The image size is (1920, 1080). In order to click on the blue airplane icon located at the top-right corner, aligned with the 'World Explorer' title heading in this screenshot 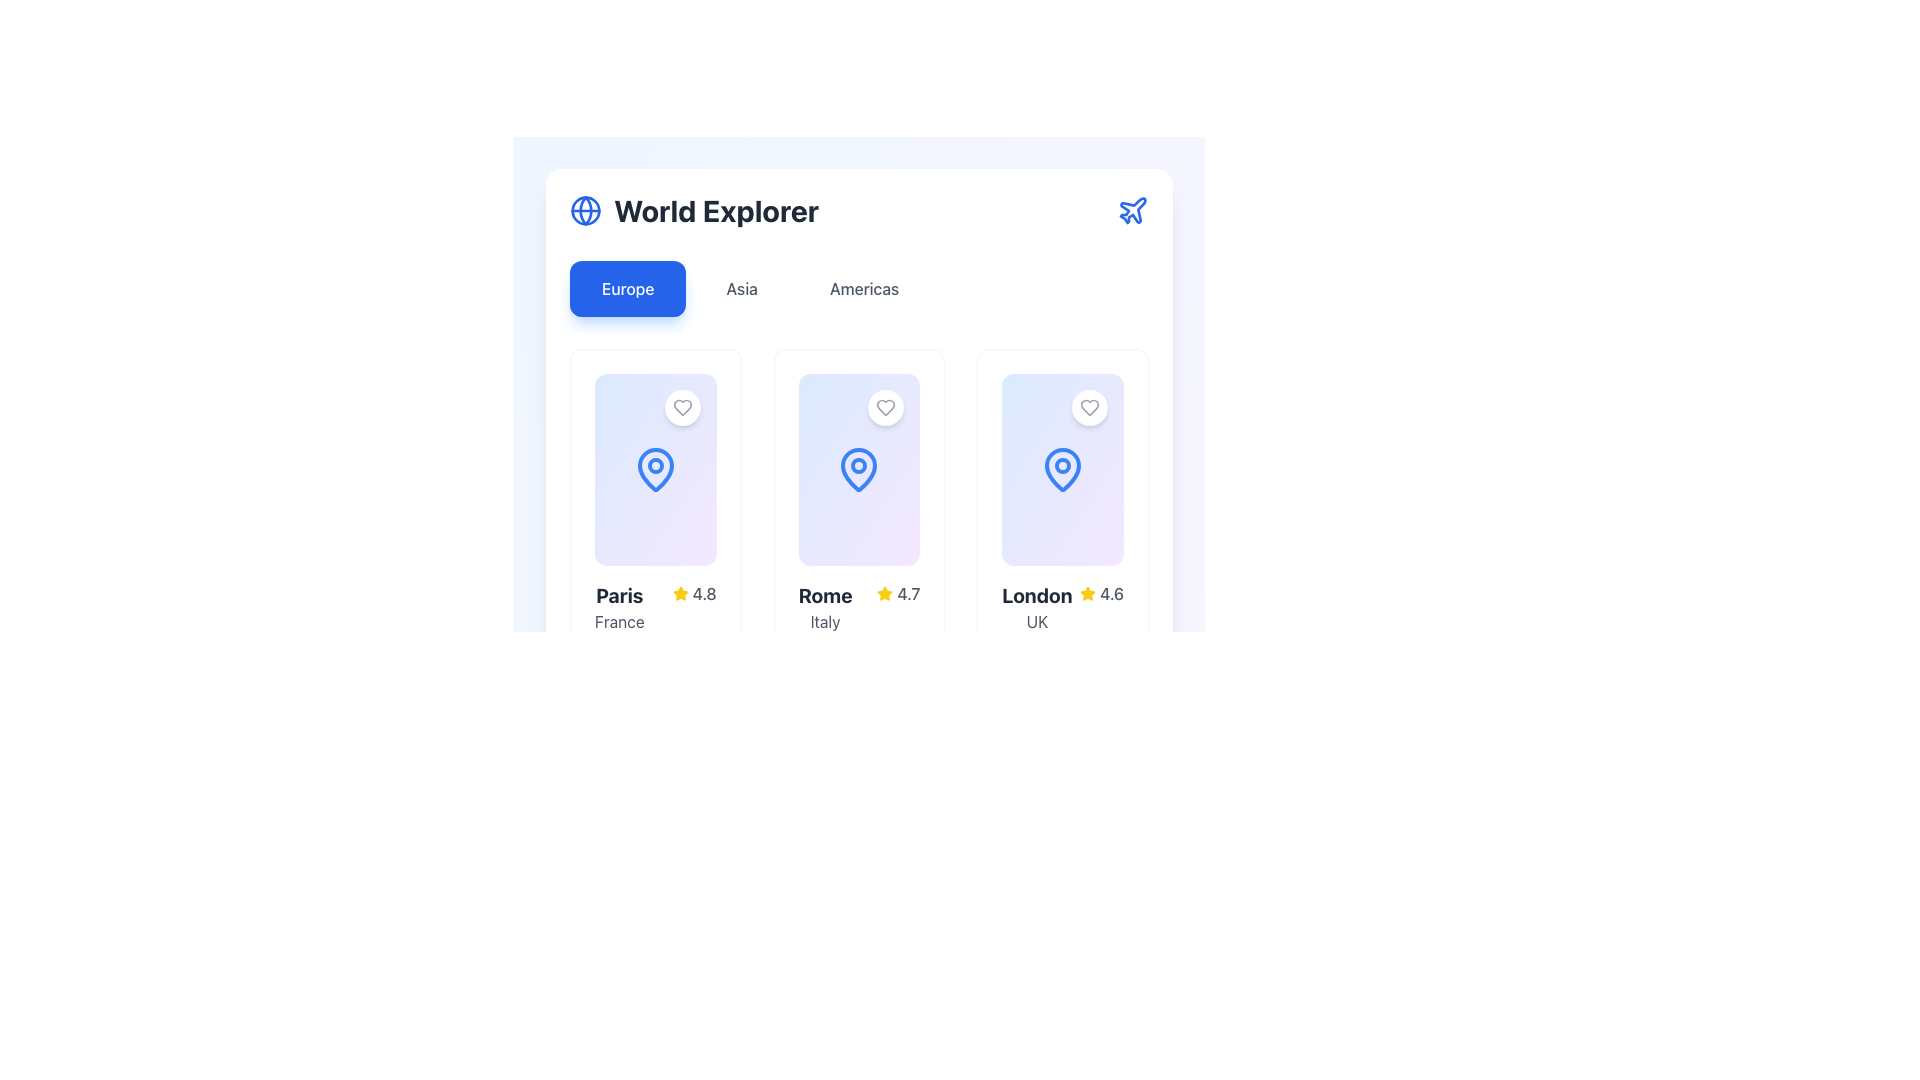, I will do `click(1132, 211)`.